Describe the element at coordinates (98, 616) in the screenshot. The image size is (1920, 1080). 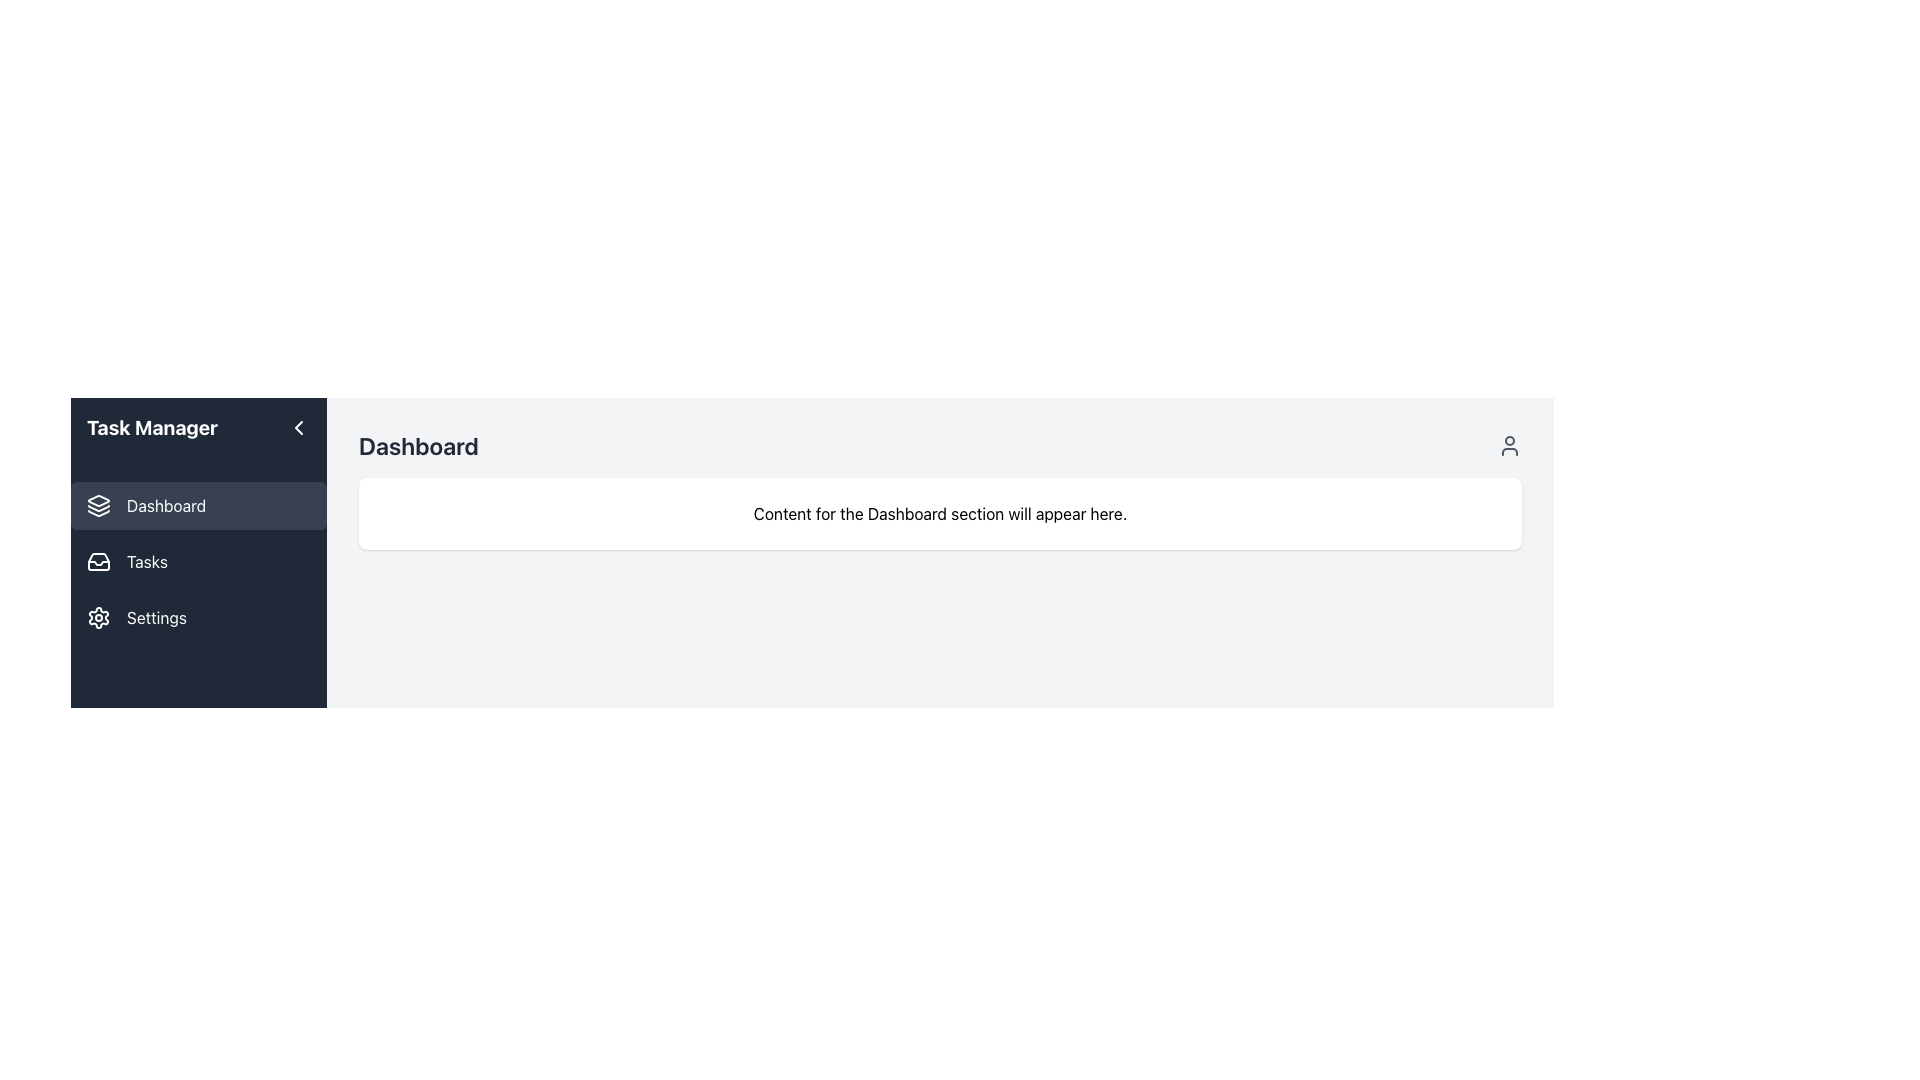
I see `the 'Settings' icon located in the left sidebar menu, which serves as a visual indicator for the 'Settings' menu option` at that location.